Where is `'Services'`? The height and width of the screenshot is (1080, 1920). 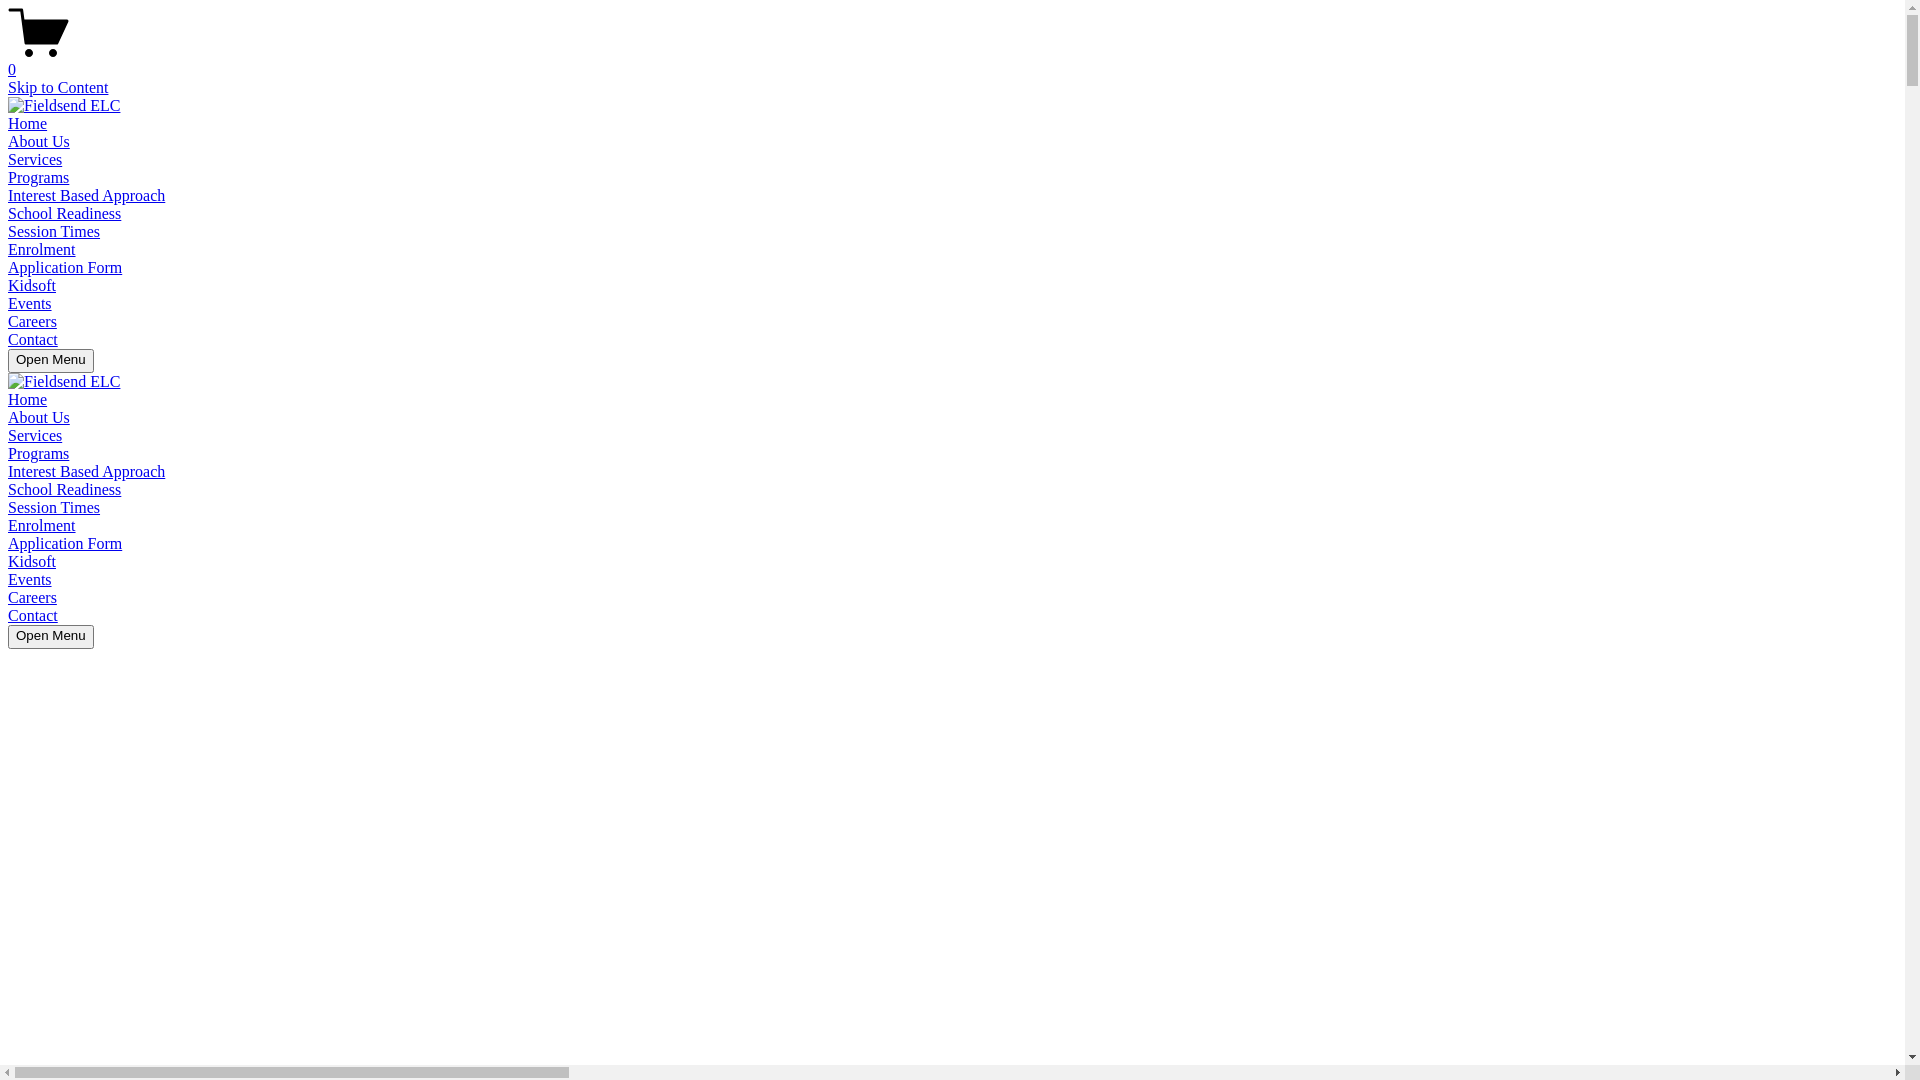 'Services' is located at coordinates (34, 158).